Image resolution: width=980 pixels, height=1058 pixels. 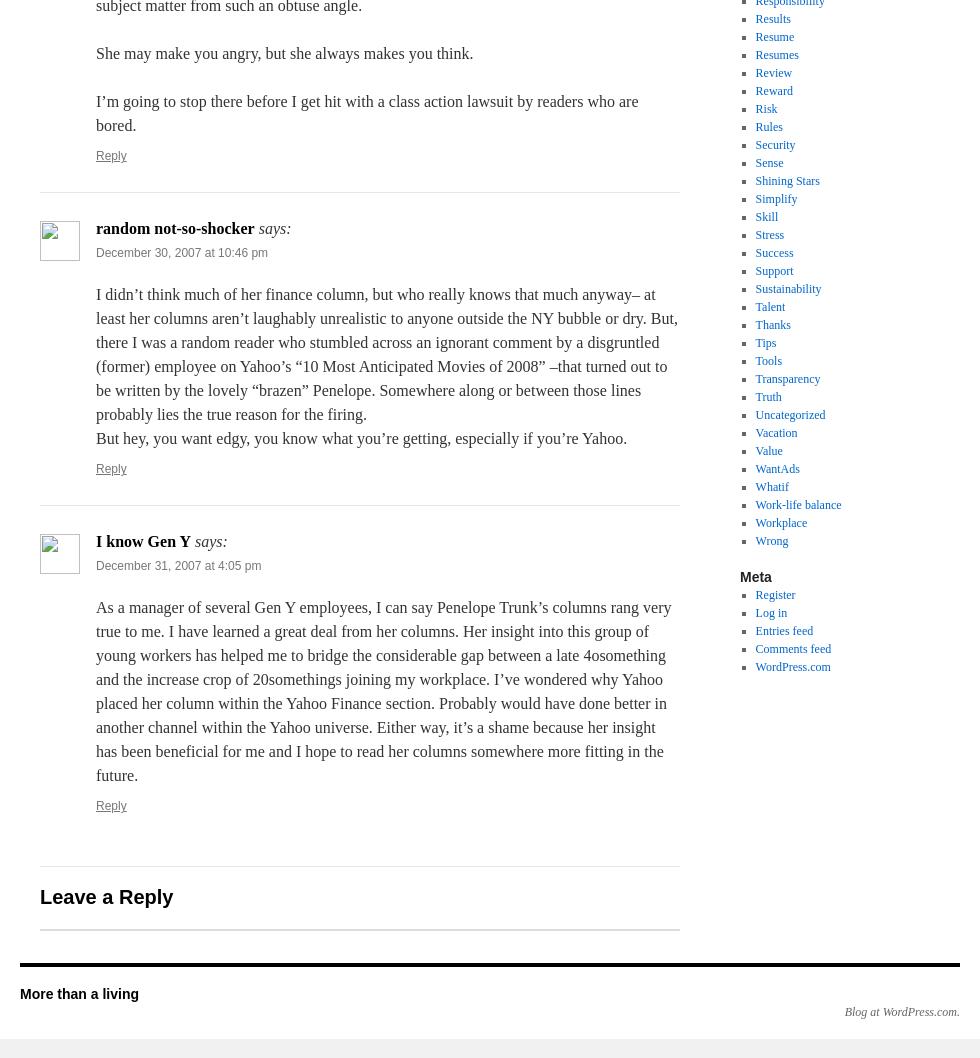 I want to click on 'Success', so click(x=774, y=252).